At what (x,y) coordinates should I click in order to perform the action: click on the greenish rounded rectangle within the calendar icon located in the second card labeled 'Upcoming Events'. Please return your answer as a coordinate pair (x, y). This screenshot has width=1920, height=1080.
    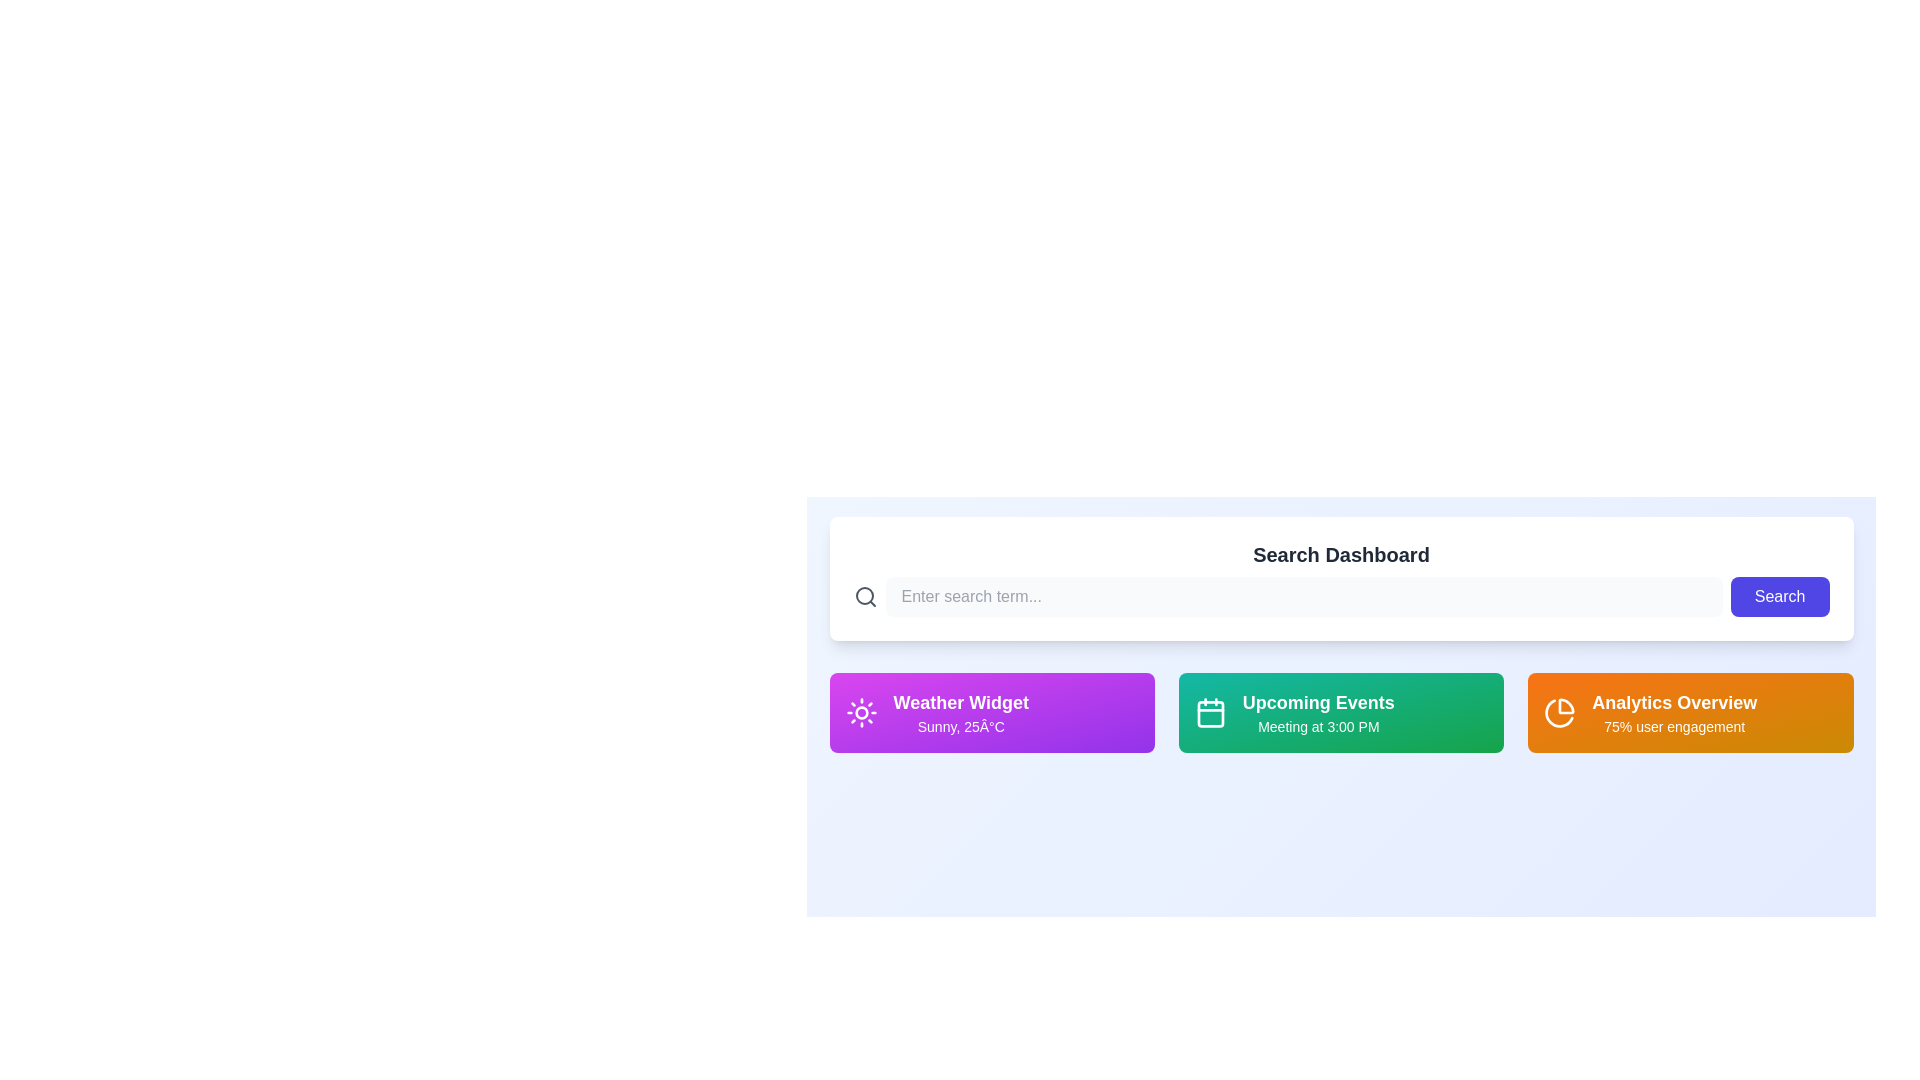
    Looking at the image, I should click on (1209, 713).